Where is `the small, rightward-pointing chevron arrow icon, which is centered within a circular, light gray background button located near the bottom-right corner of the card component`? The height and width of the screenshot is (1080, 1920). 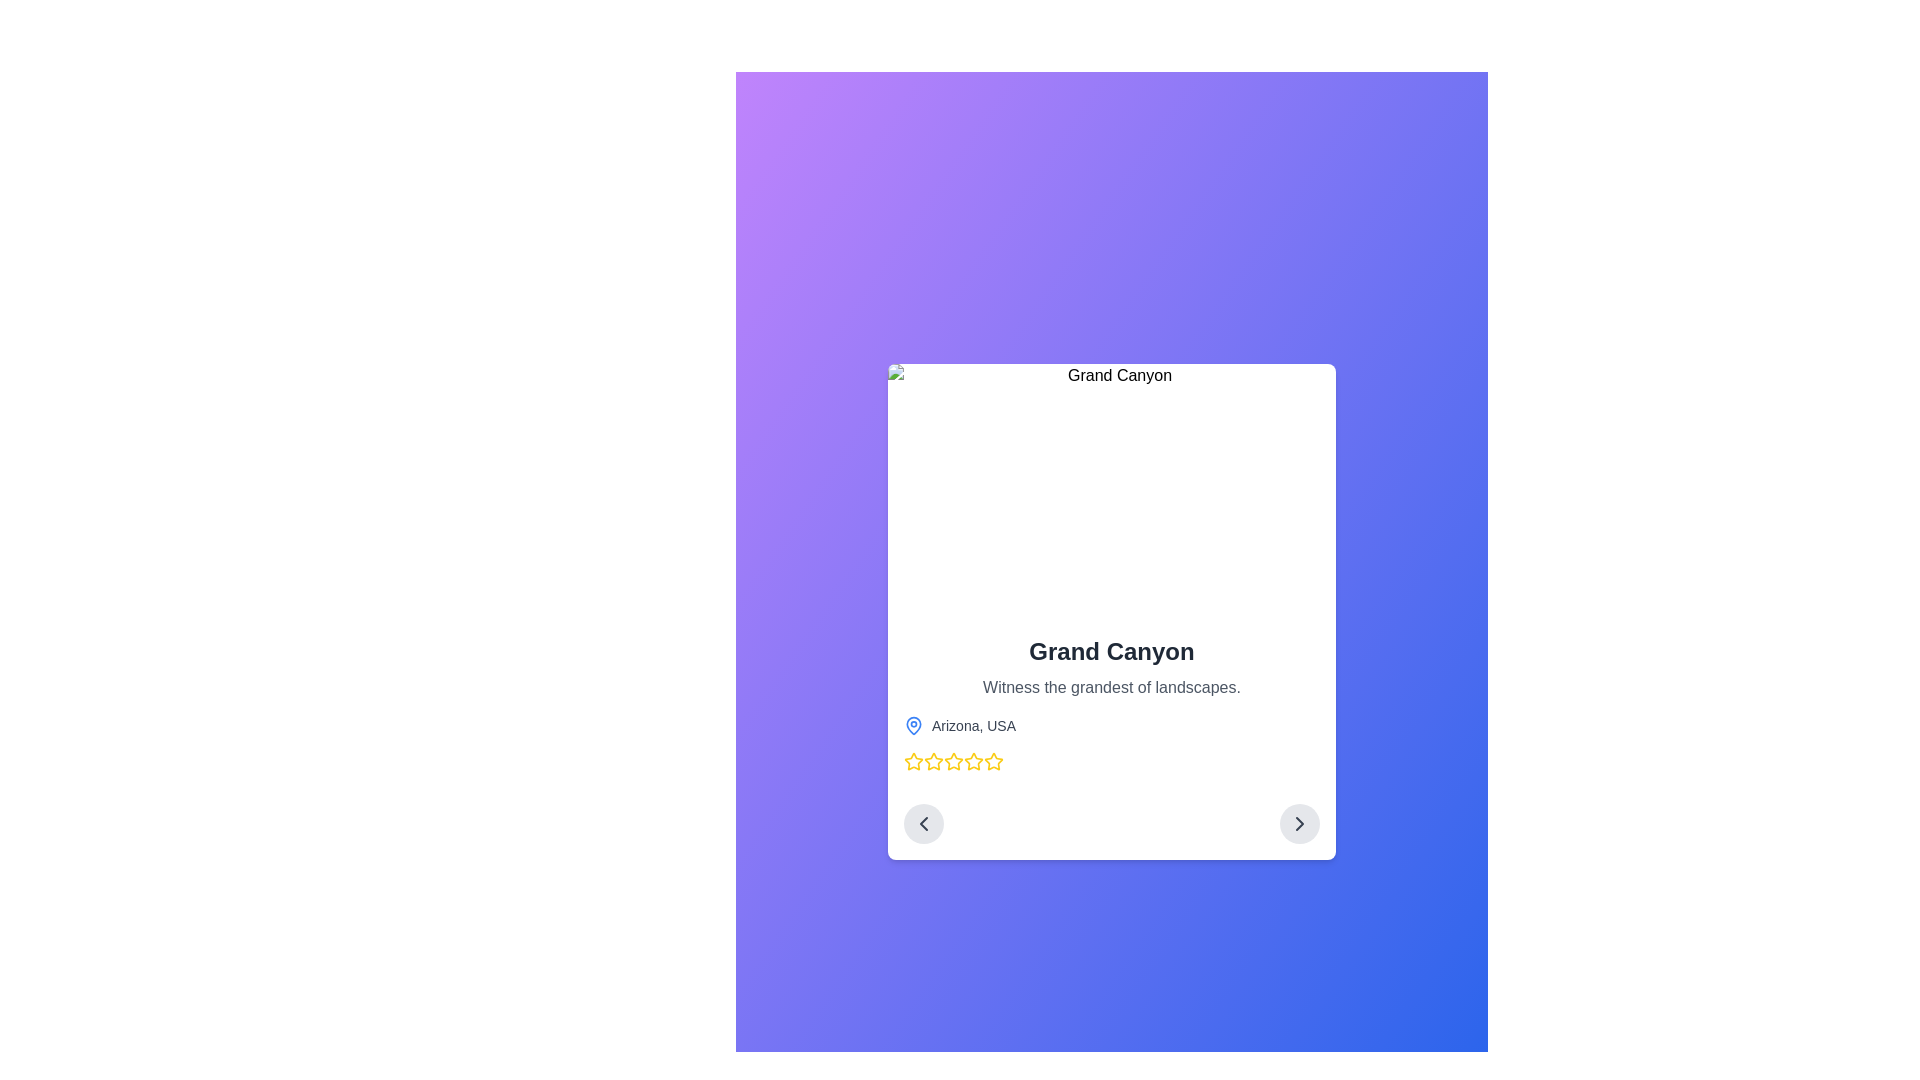 the small, rightward-pointing chevron arrow icon, which is centered within a circular, light gray background button located near the bottom-right corner of the card component is located at coordinates (1300, 824).